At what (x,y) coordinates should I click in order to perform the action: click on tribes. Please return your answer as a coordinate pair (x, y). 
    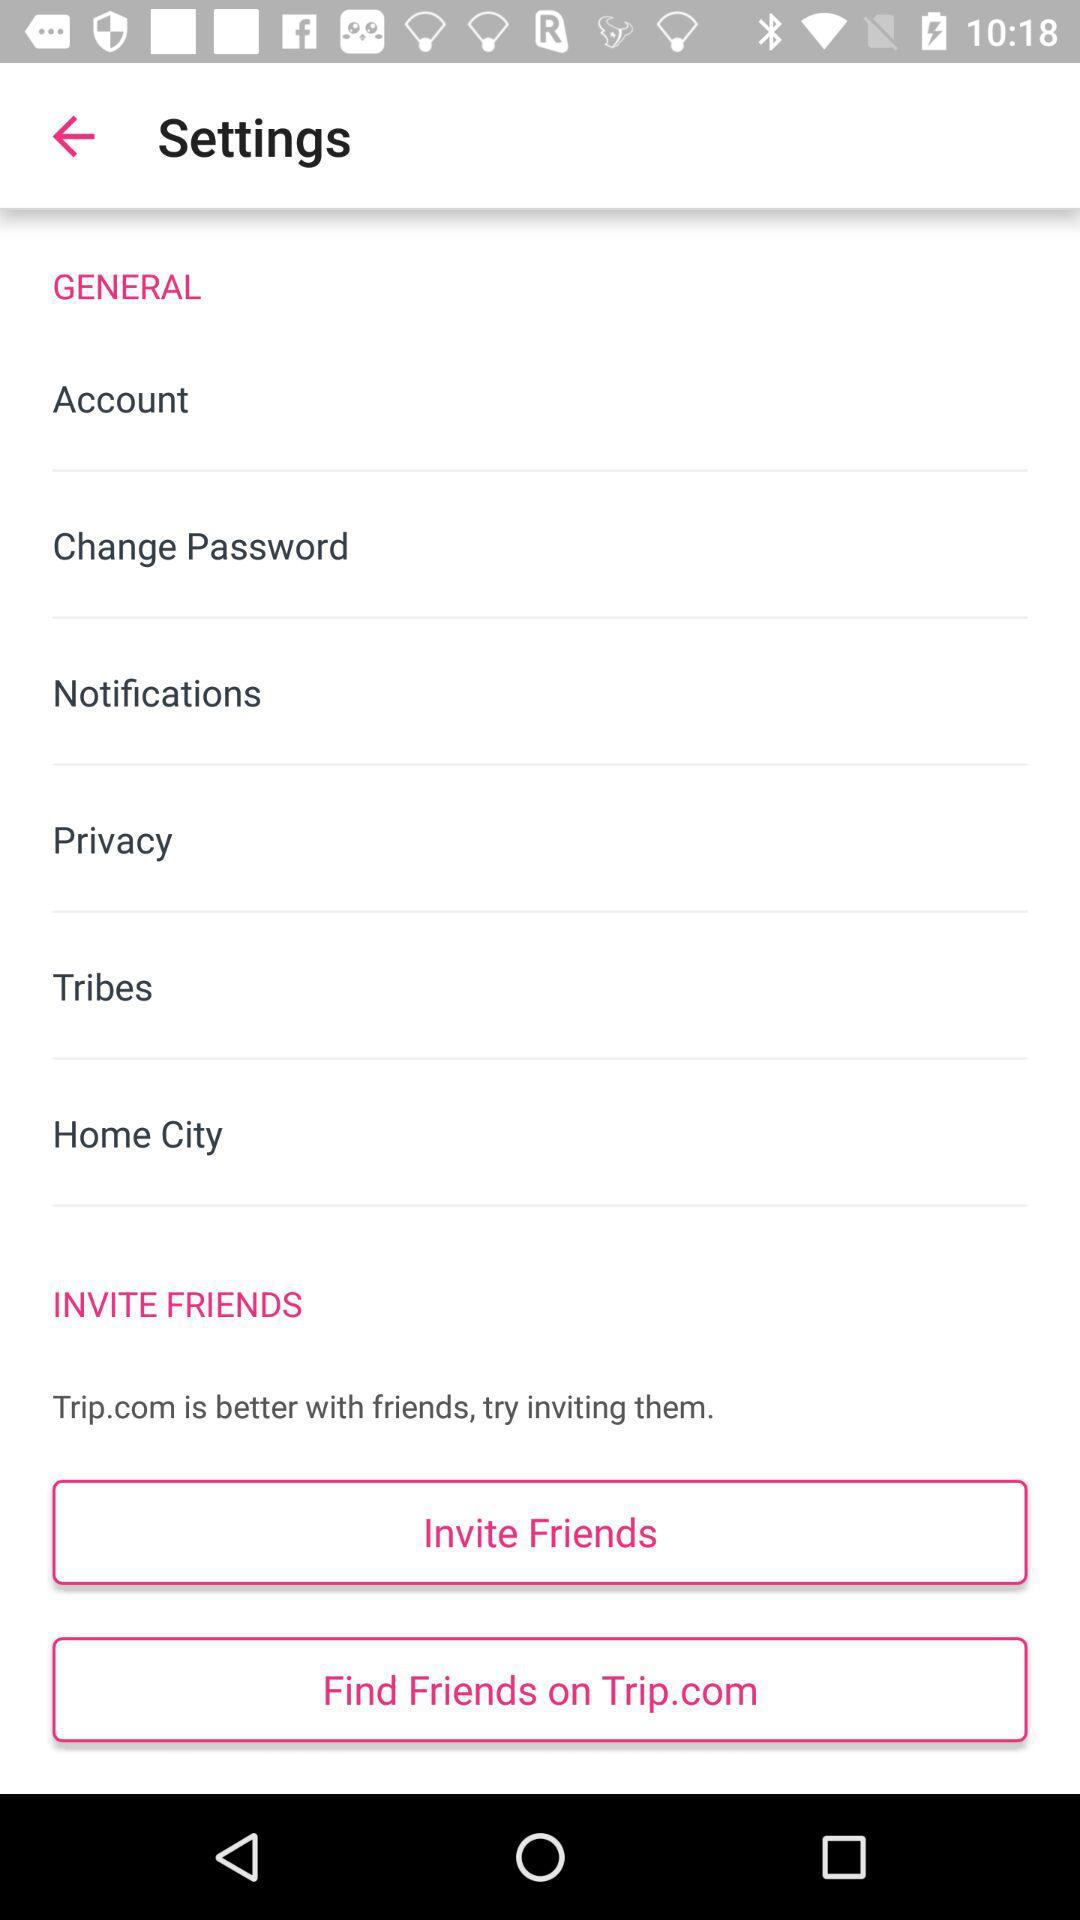
    Looking at the image, I should click on (540, 986).